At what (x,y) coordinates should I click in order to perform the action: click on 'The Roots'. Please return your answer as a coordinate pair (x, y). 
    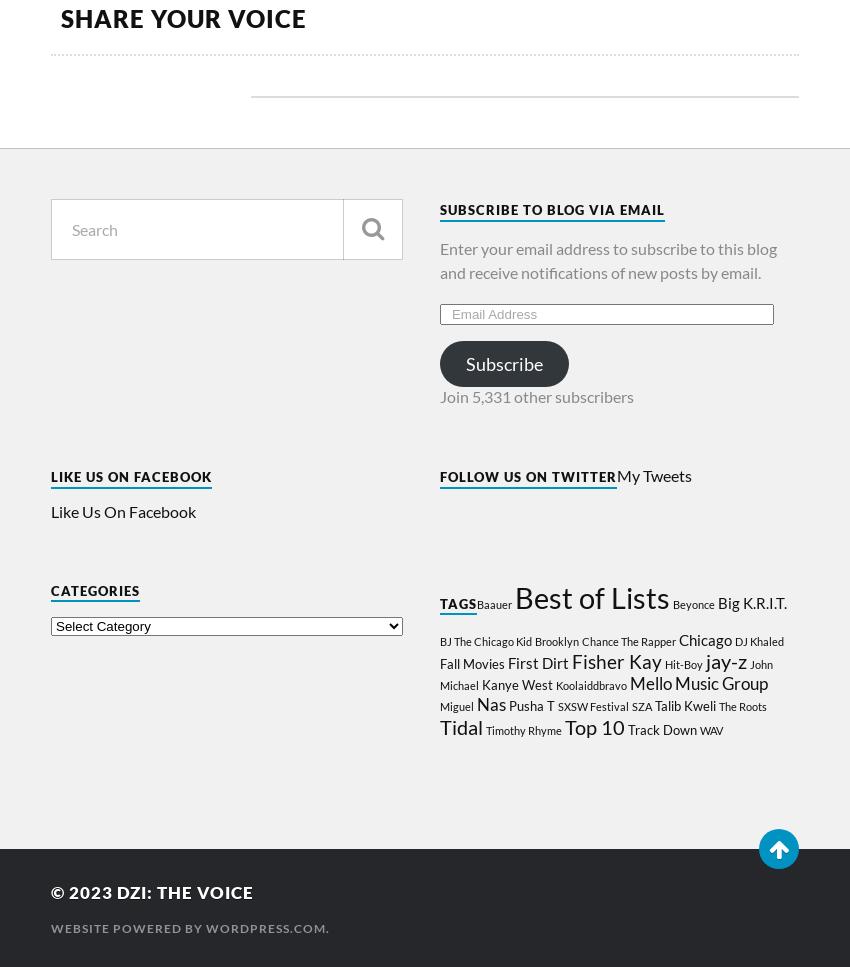
    Looking at the image, I should click on (741, 706).